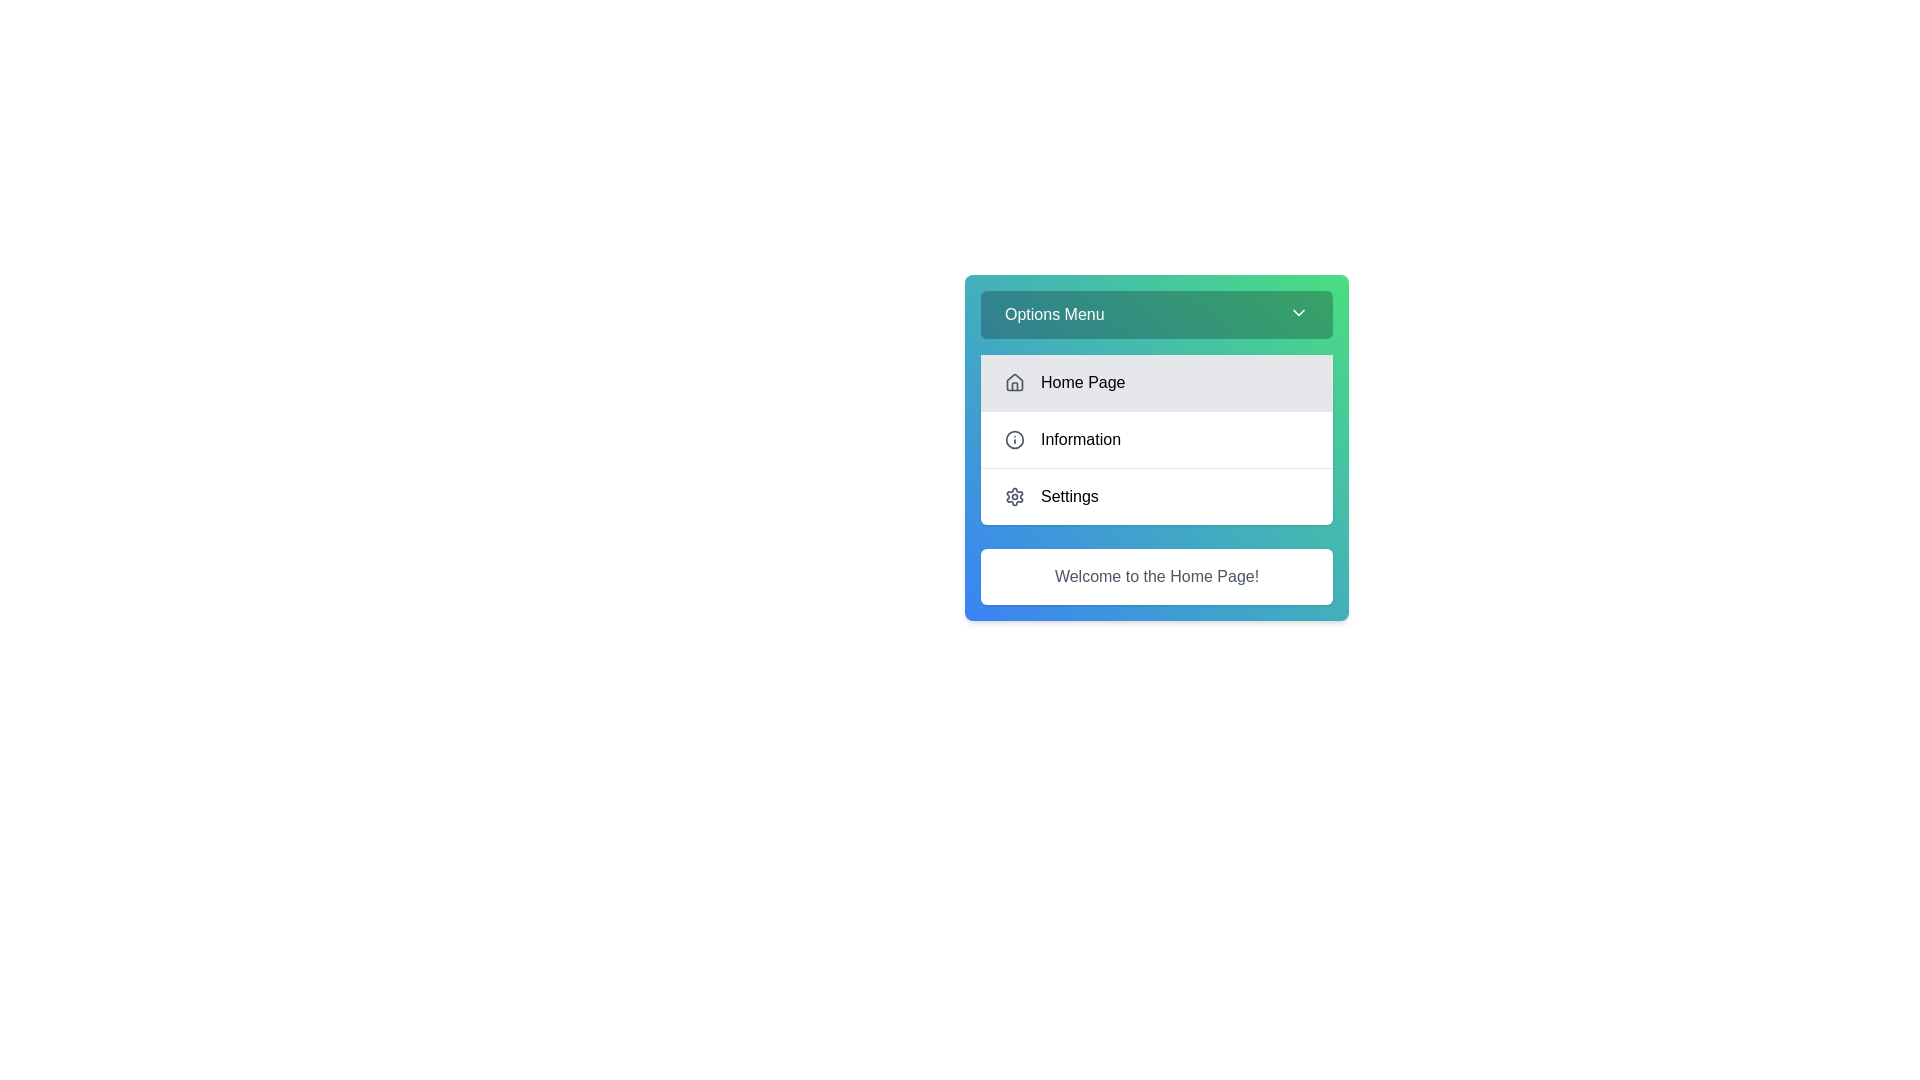 This screenshot has height=1080, width=1920. Describe the element at coordinates (1014, 496) in the screenshot. I see `the gear icon located to the left of the 'Settings' text in the third row of the vertical menu list` at that location.